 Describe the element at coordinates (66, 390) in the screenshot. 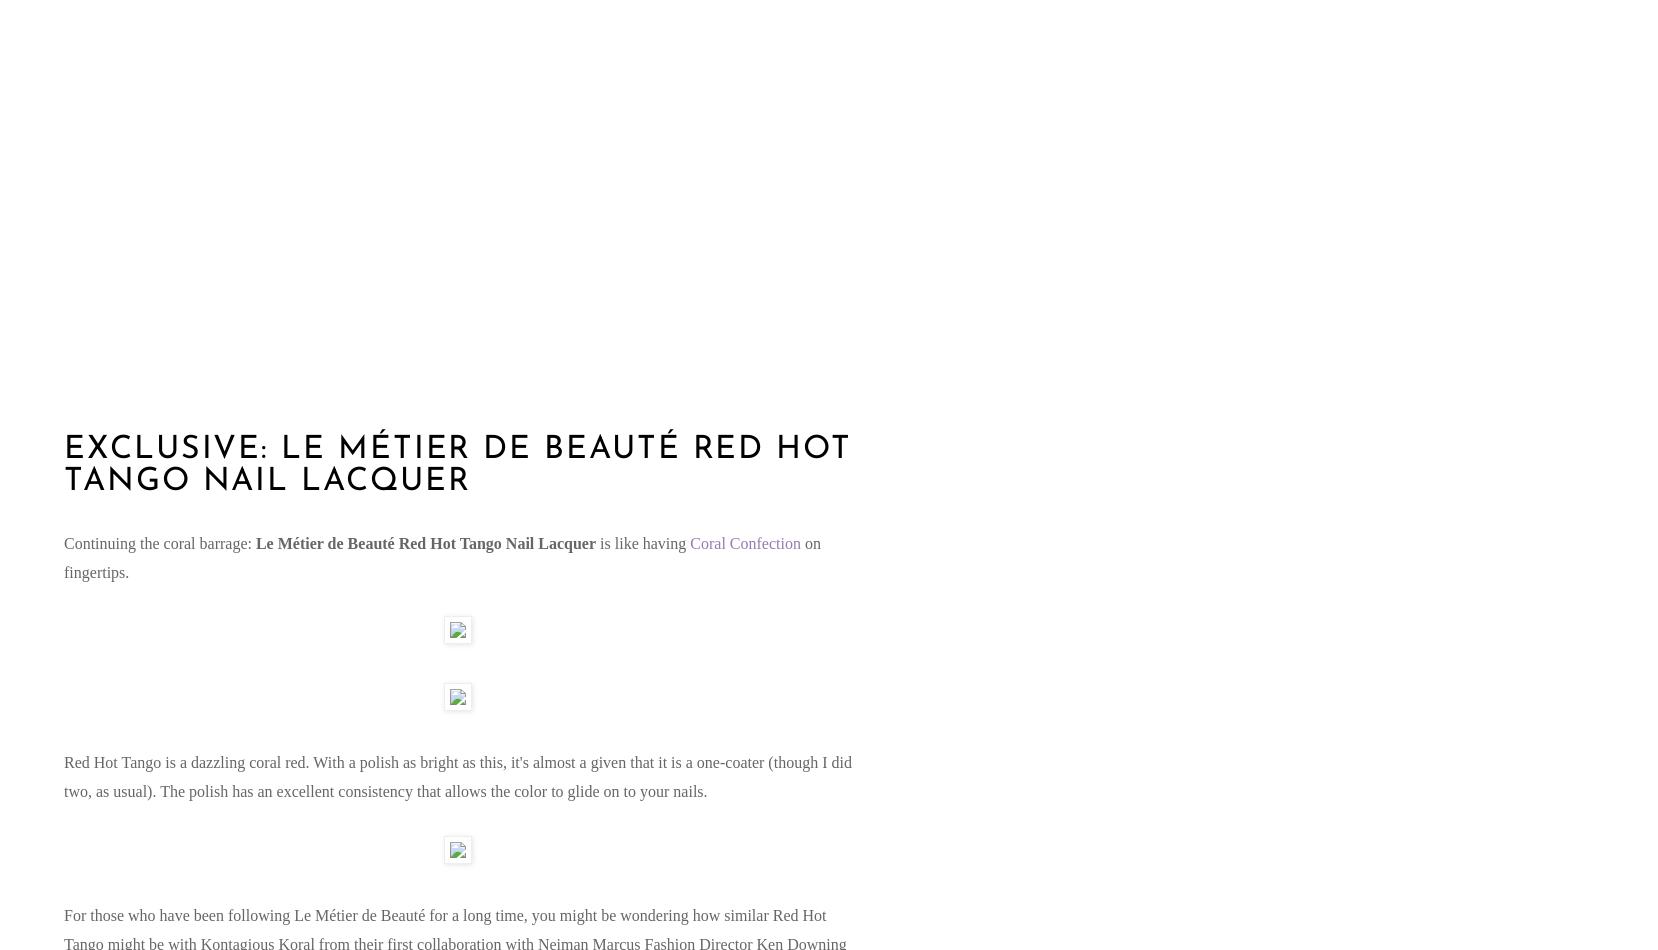

I see `'Saturday, June 2, 2012'` at that location.